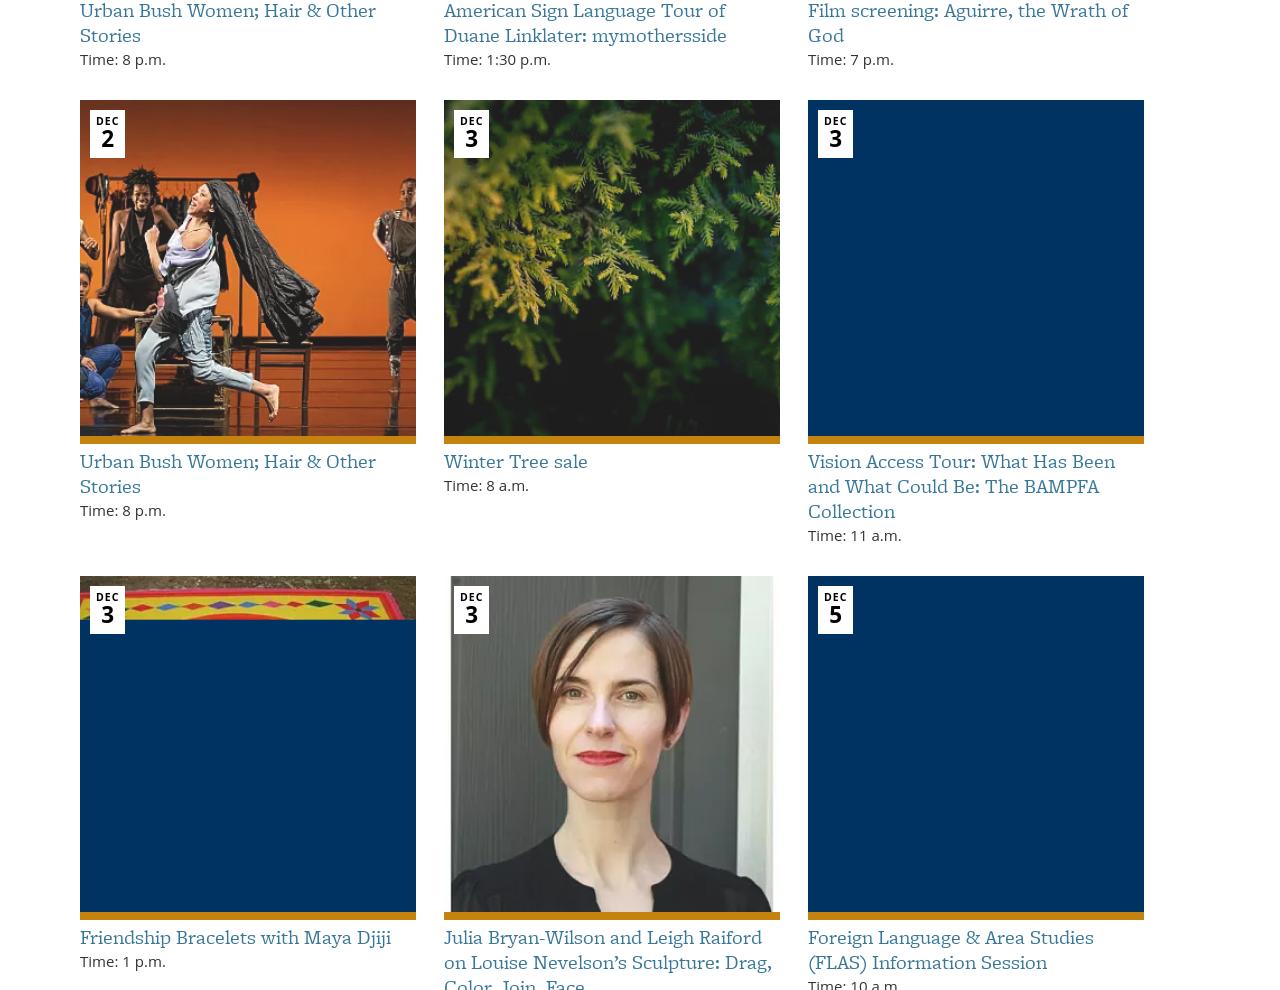 Image resolution: width=1280 pixels, height=990 pixels. I want to click on 'Foreign Language & Area Studies (FLAS) Information Session', so click(807, 948).